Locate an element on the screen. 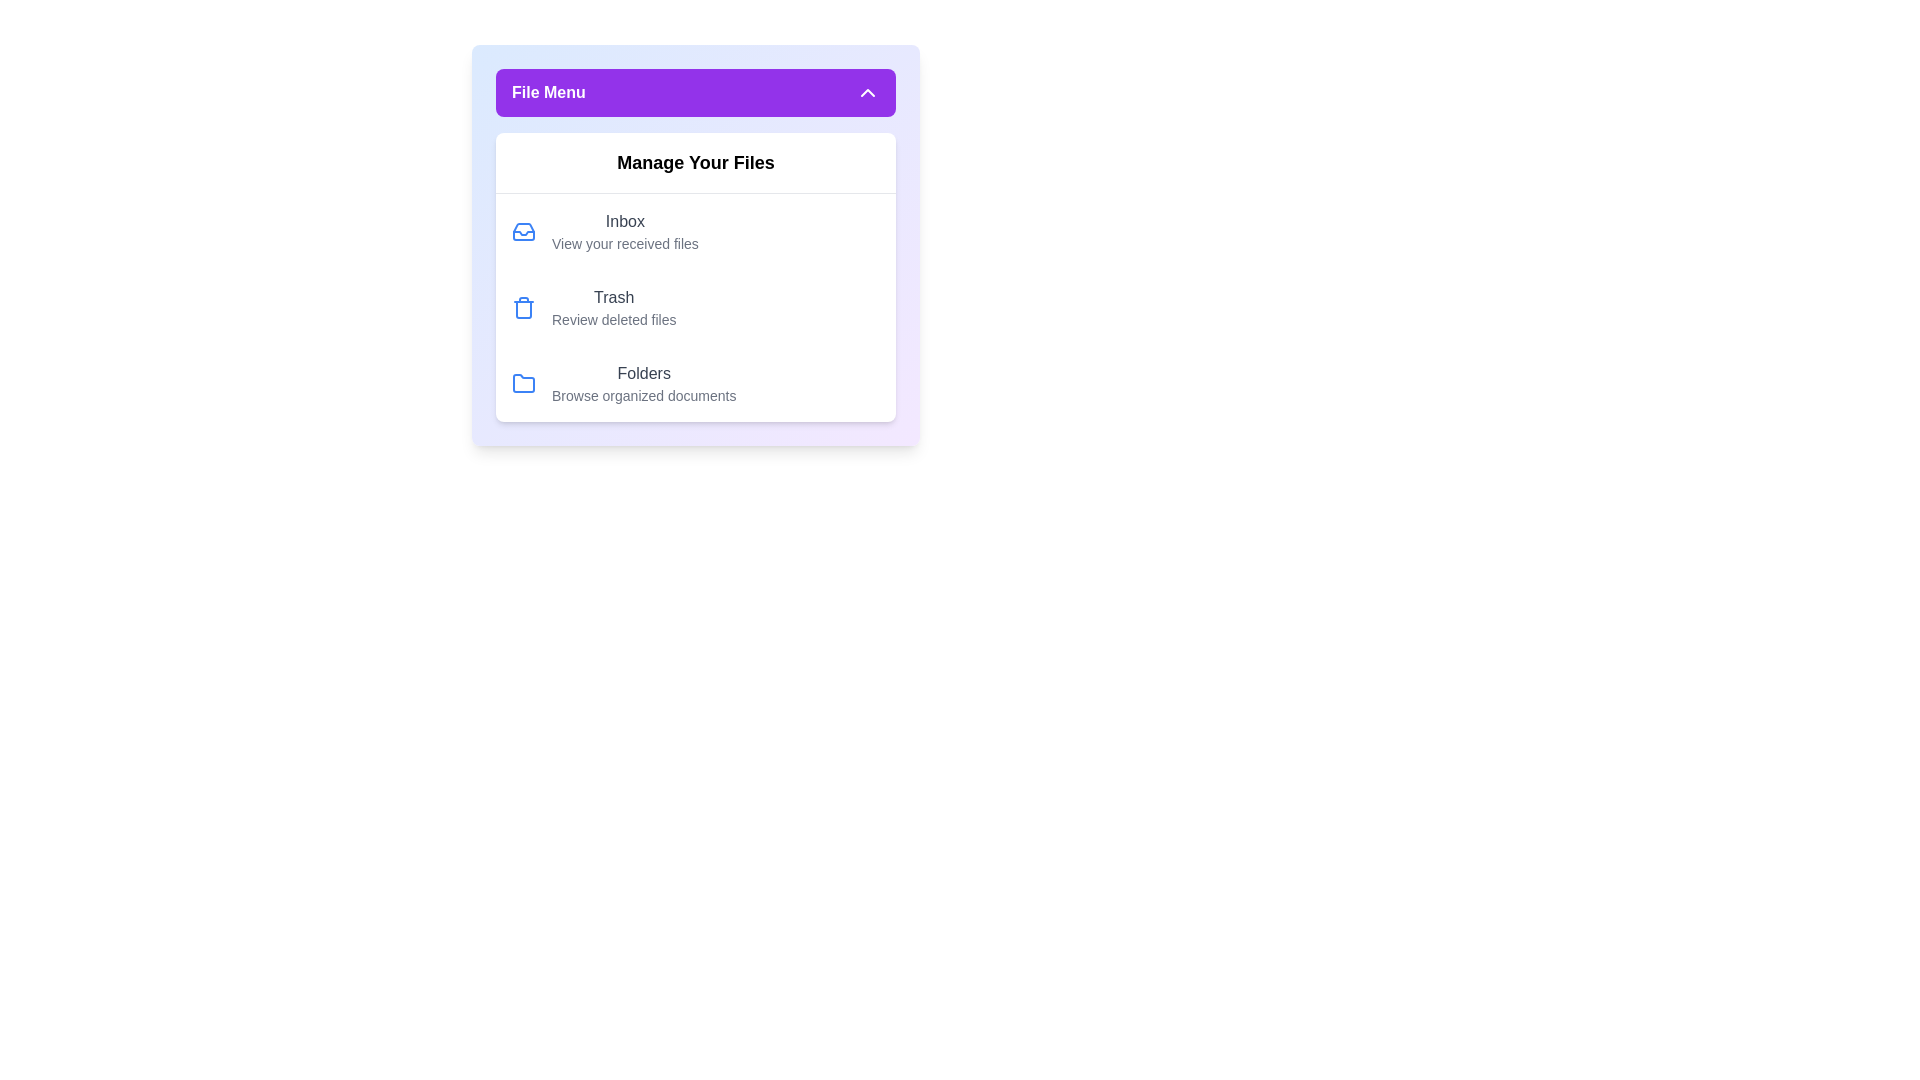 The height and width of the screenshot is (1080, 1920). the 'Trash' menu item to review deleted files is located at coordinates (696, 308).